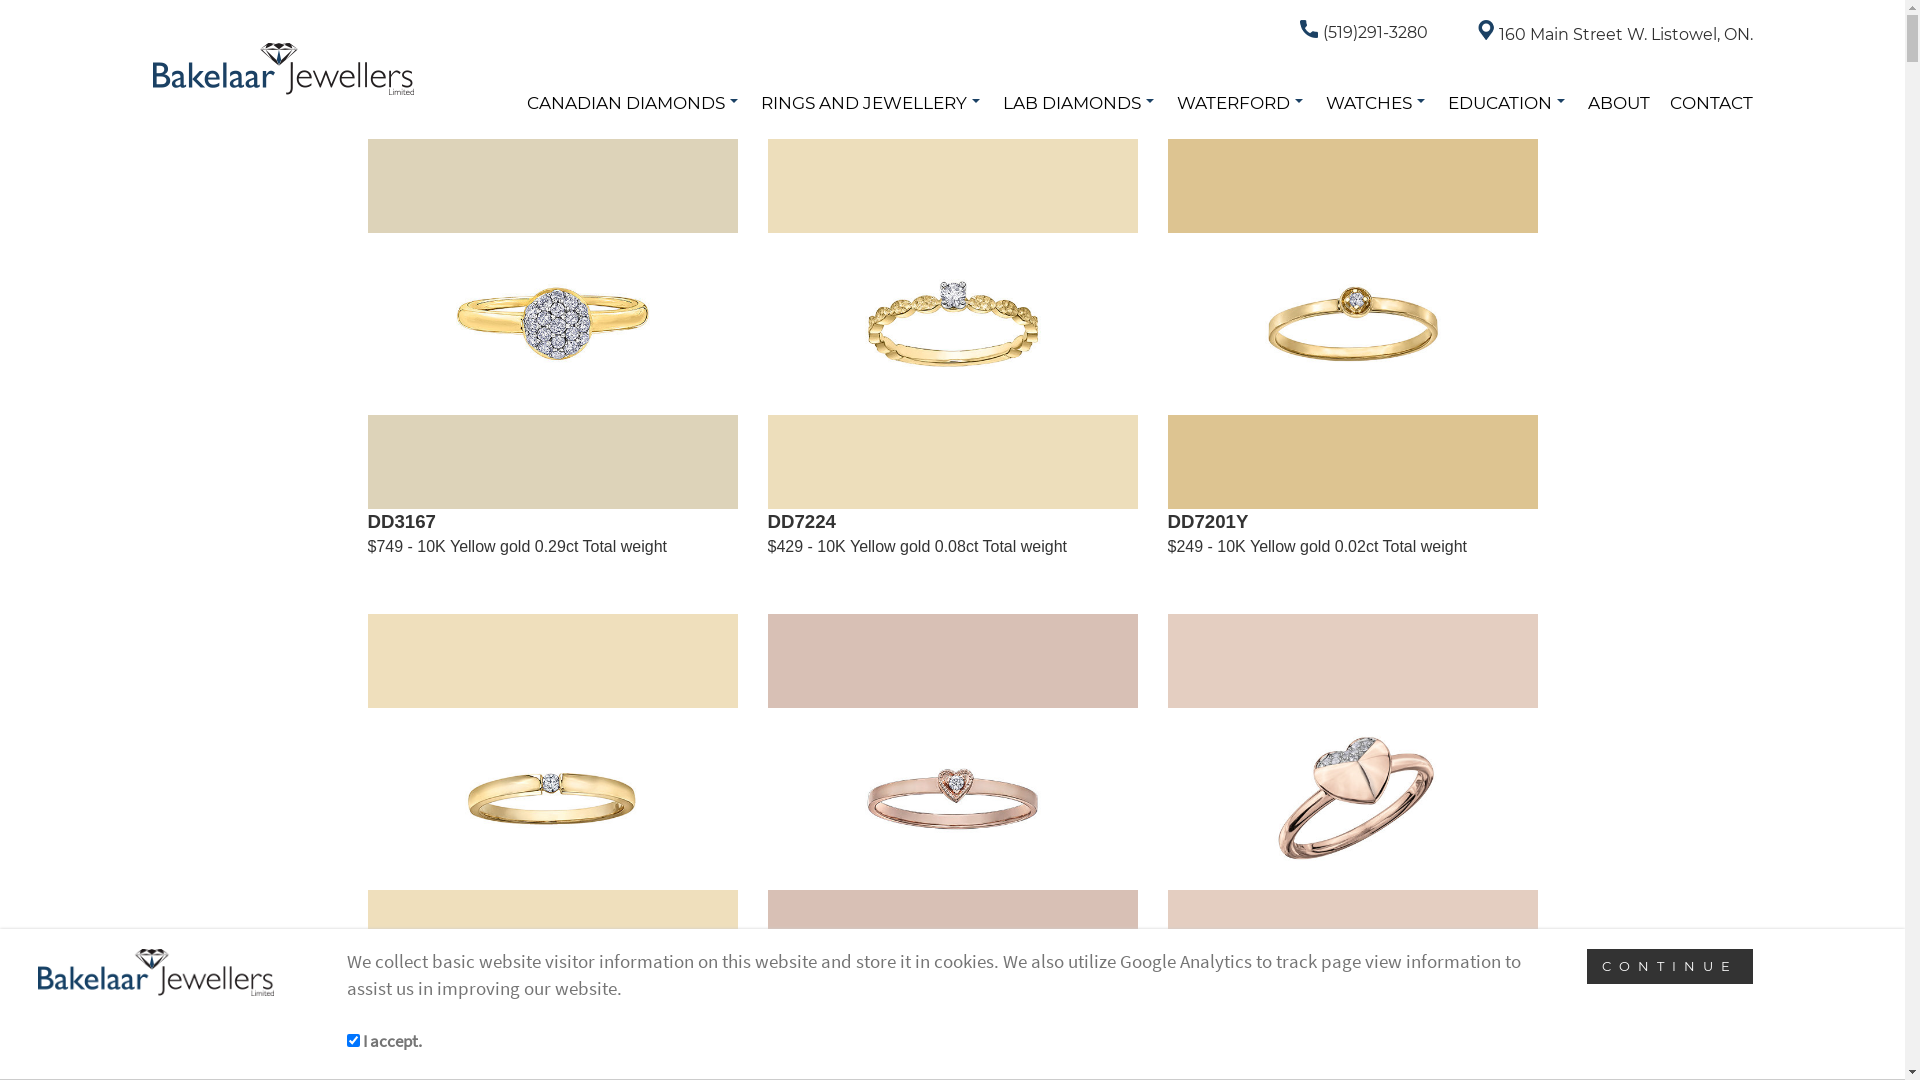 The image size is (1920, 1080). Describe the element at coordinates (1325, 103) in the screenshot. I see `'WATCHES'` at that location.